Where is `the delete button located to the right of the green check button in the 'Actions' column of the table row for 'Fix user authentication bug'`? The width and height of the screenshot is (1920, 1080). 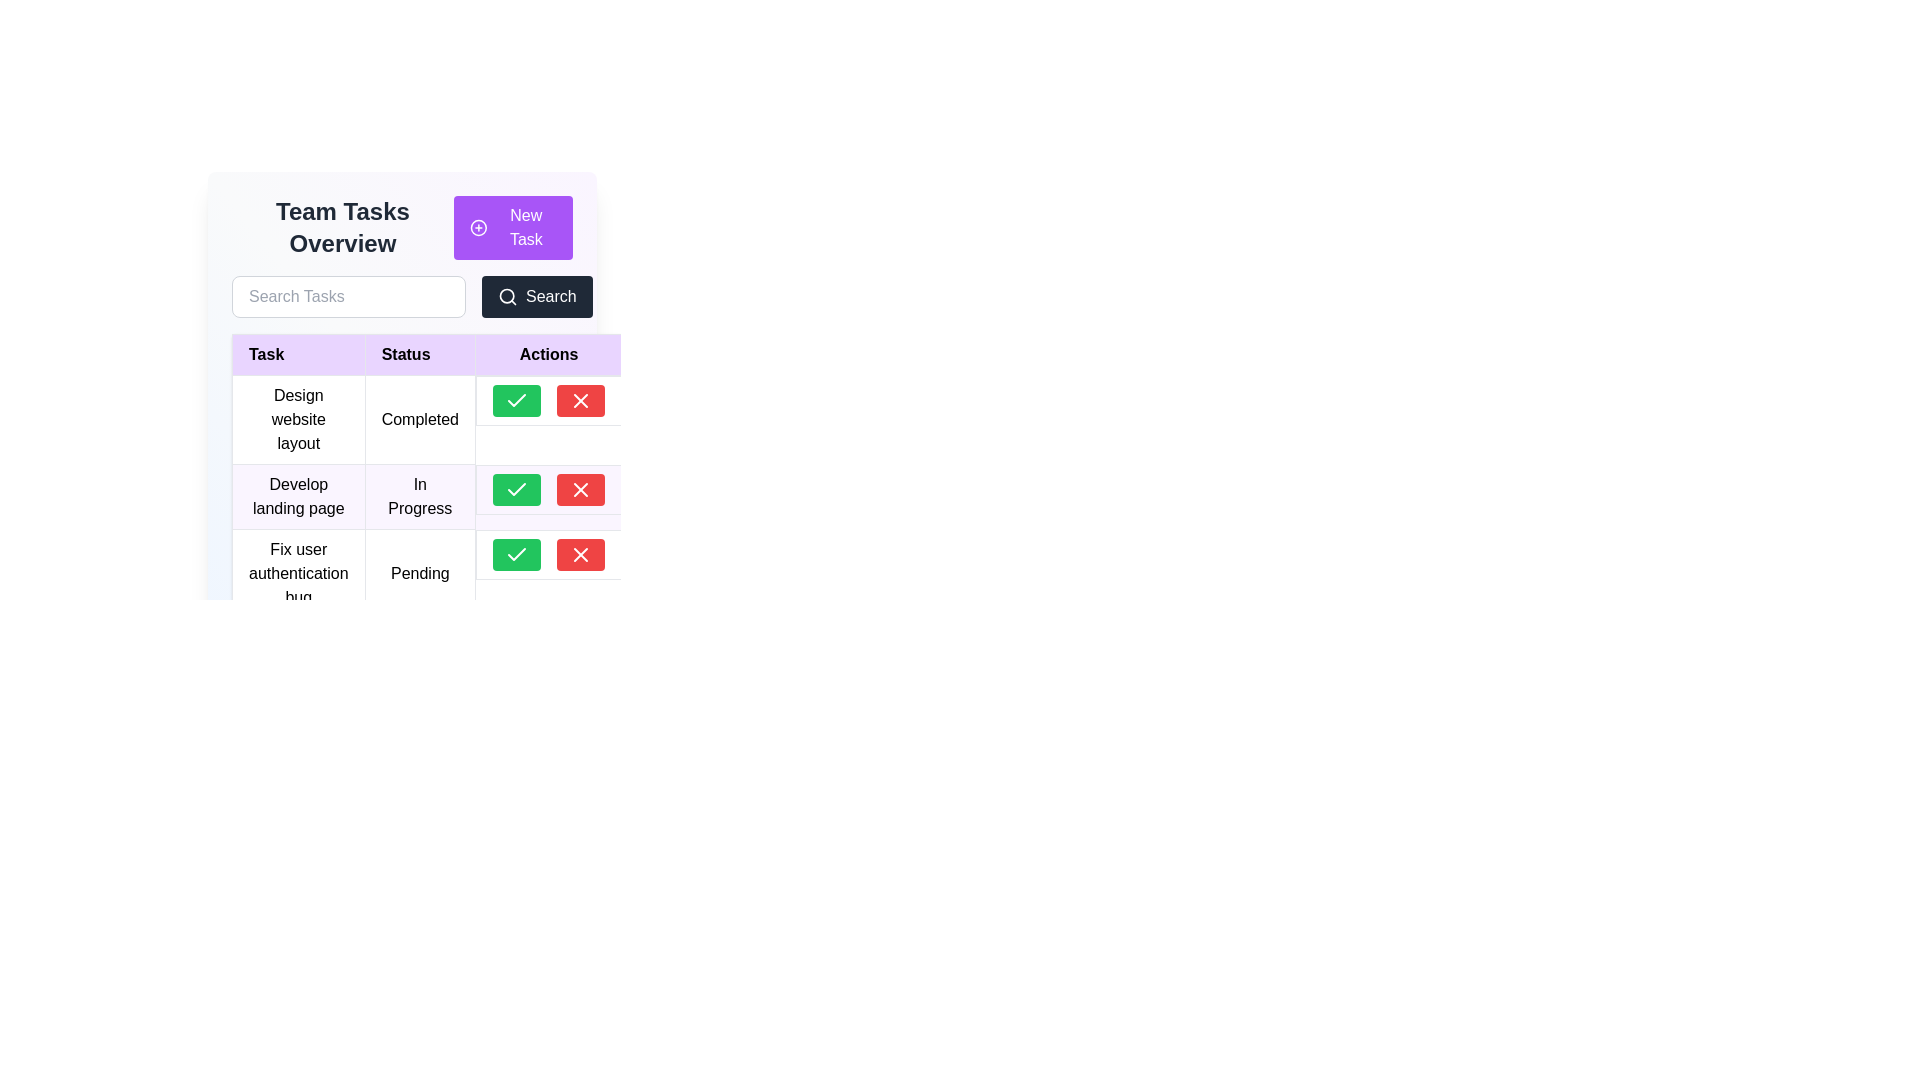 the delete button located to the right of the green check button in the 'Actions' column of the table row for 'Fix user authentication bug' is located at coordinates (579, 554).